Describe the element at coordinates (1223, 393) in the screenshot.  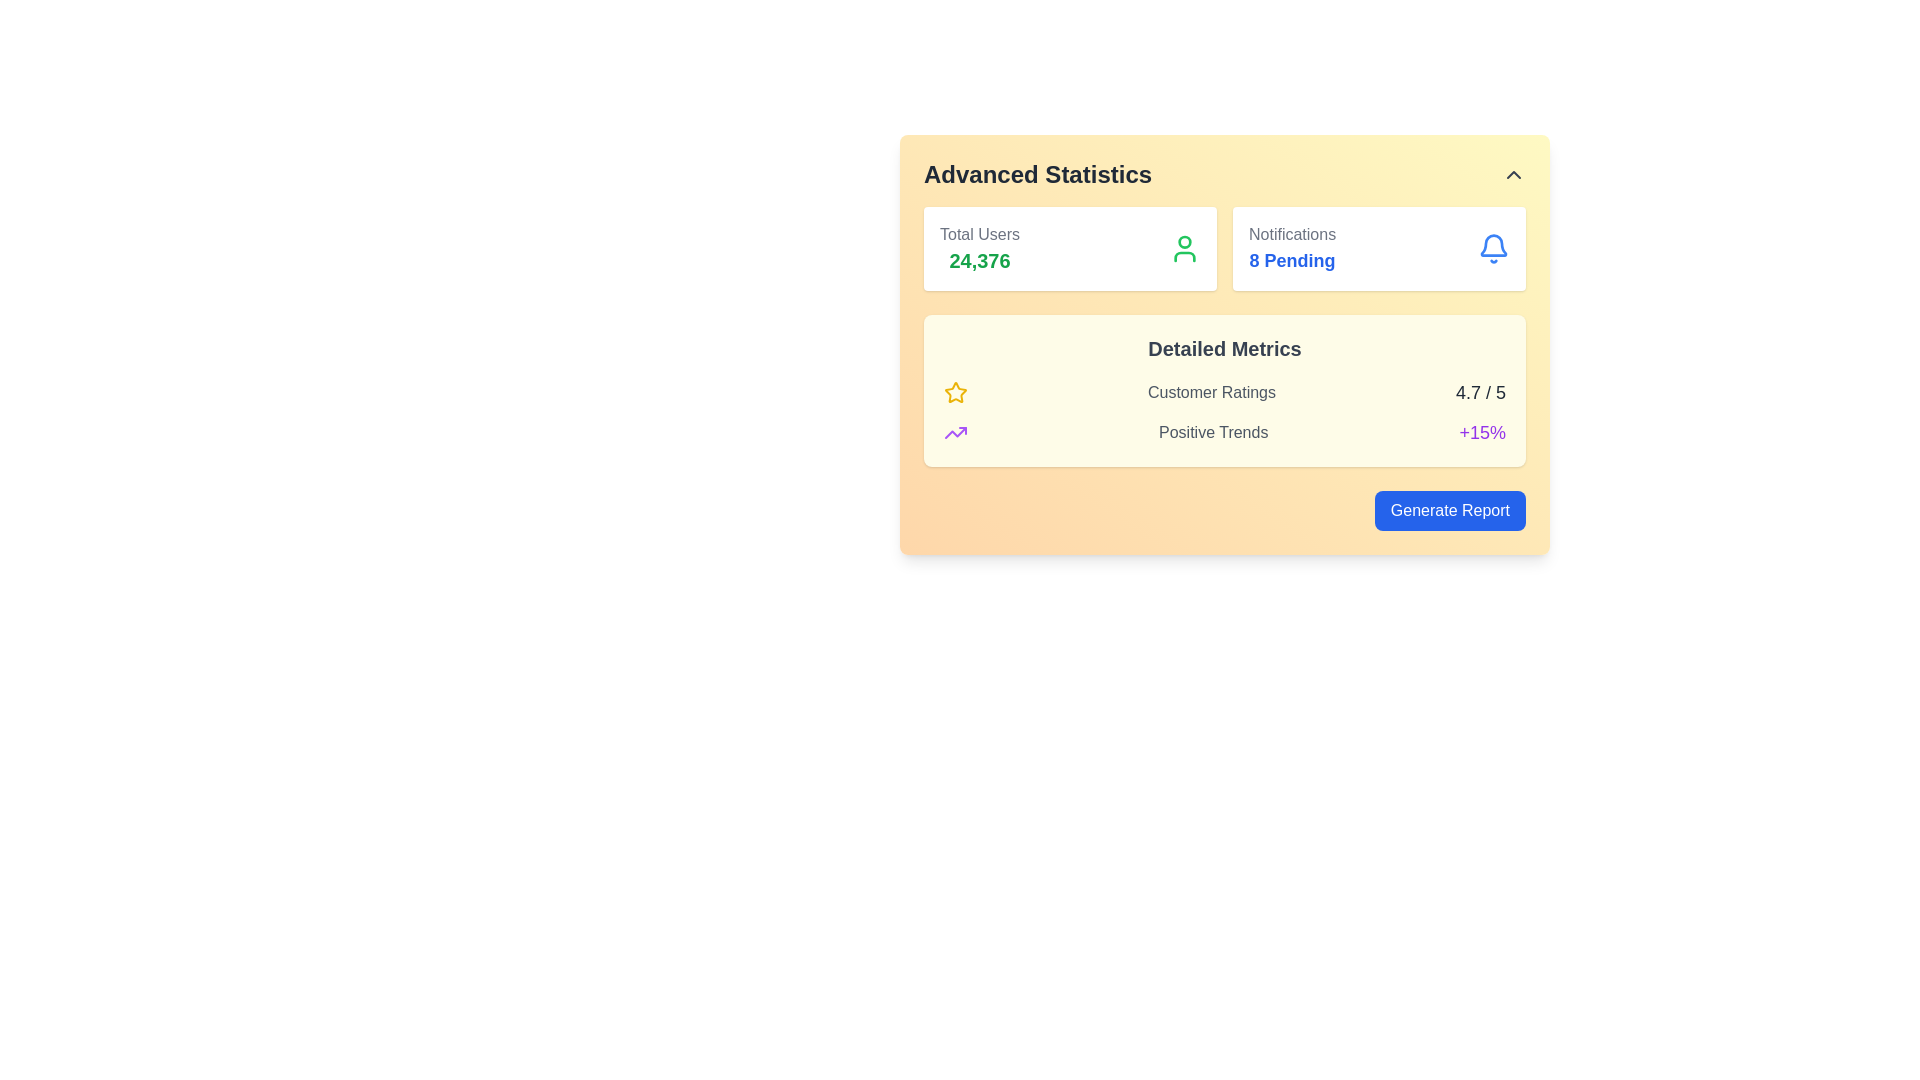
I see `the 'Customer Ratings' display component which consists of a yellow star icon, the label 'Customer Ratings', and the rating value '4.7 / 5', located in the 'Detailed Metrics' section above 'Positive Trends'` at that location.